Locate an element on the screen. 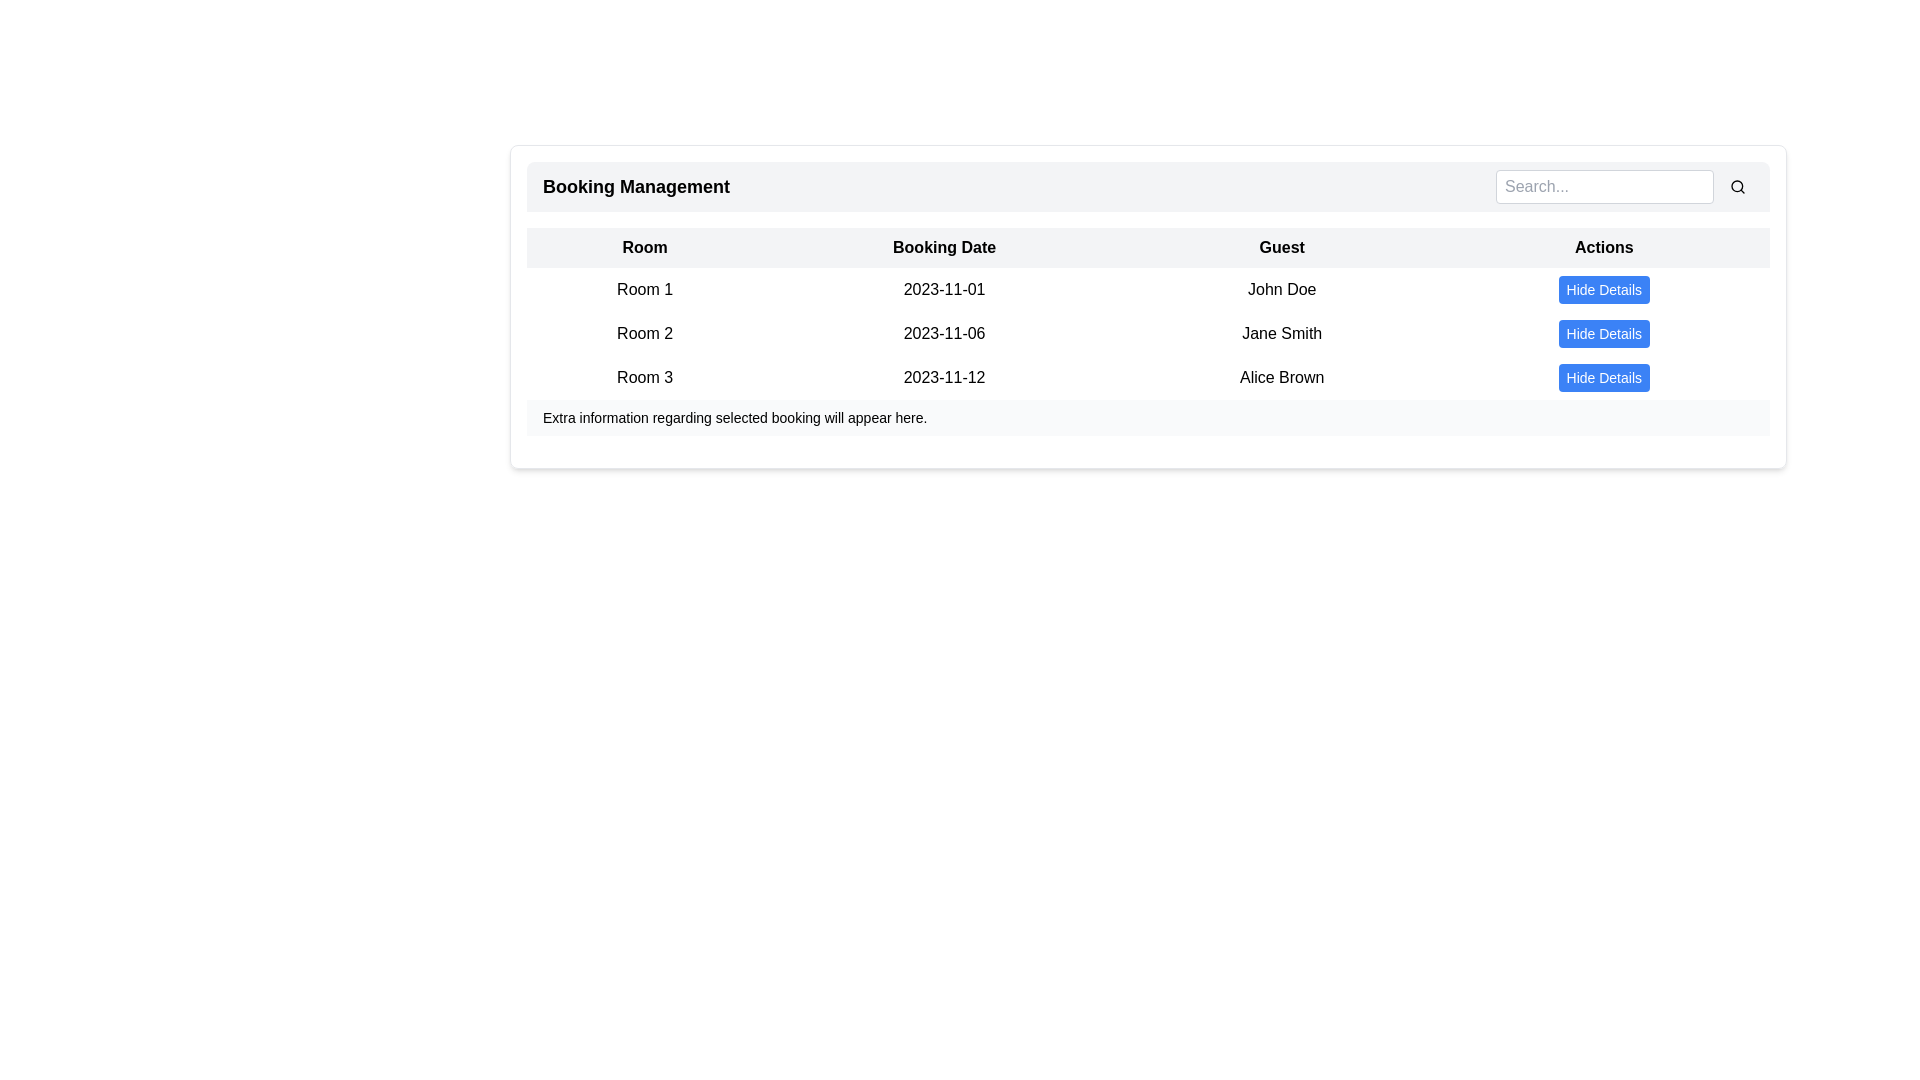 The image size is (1920, 1080). the 'Booking Date' label, which is a bold text block centered in a light gray background within a table header, positioned between the 'Room' and 'Guest' columns is located at coordinates (943, 246).